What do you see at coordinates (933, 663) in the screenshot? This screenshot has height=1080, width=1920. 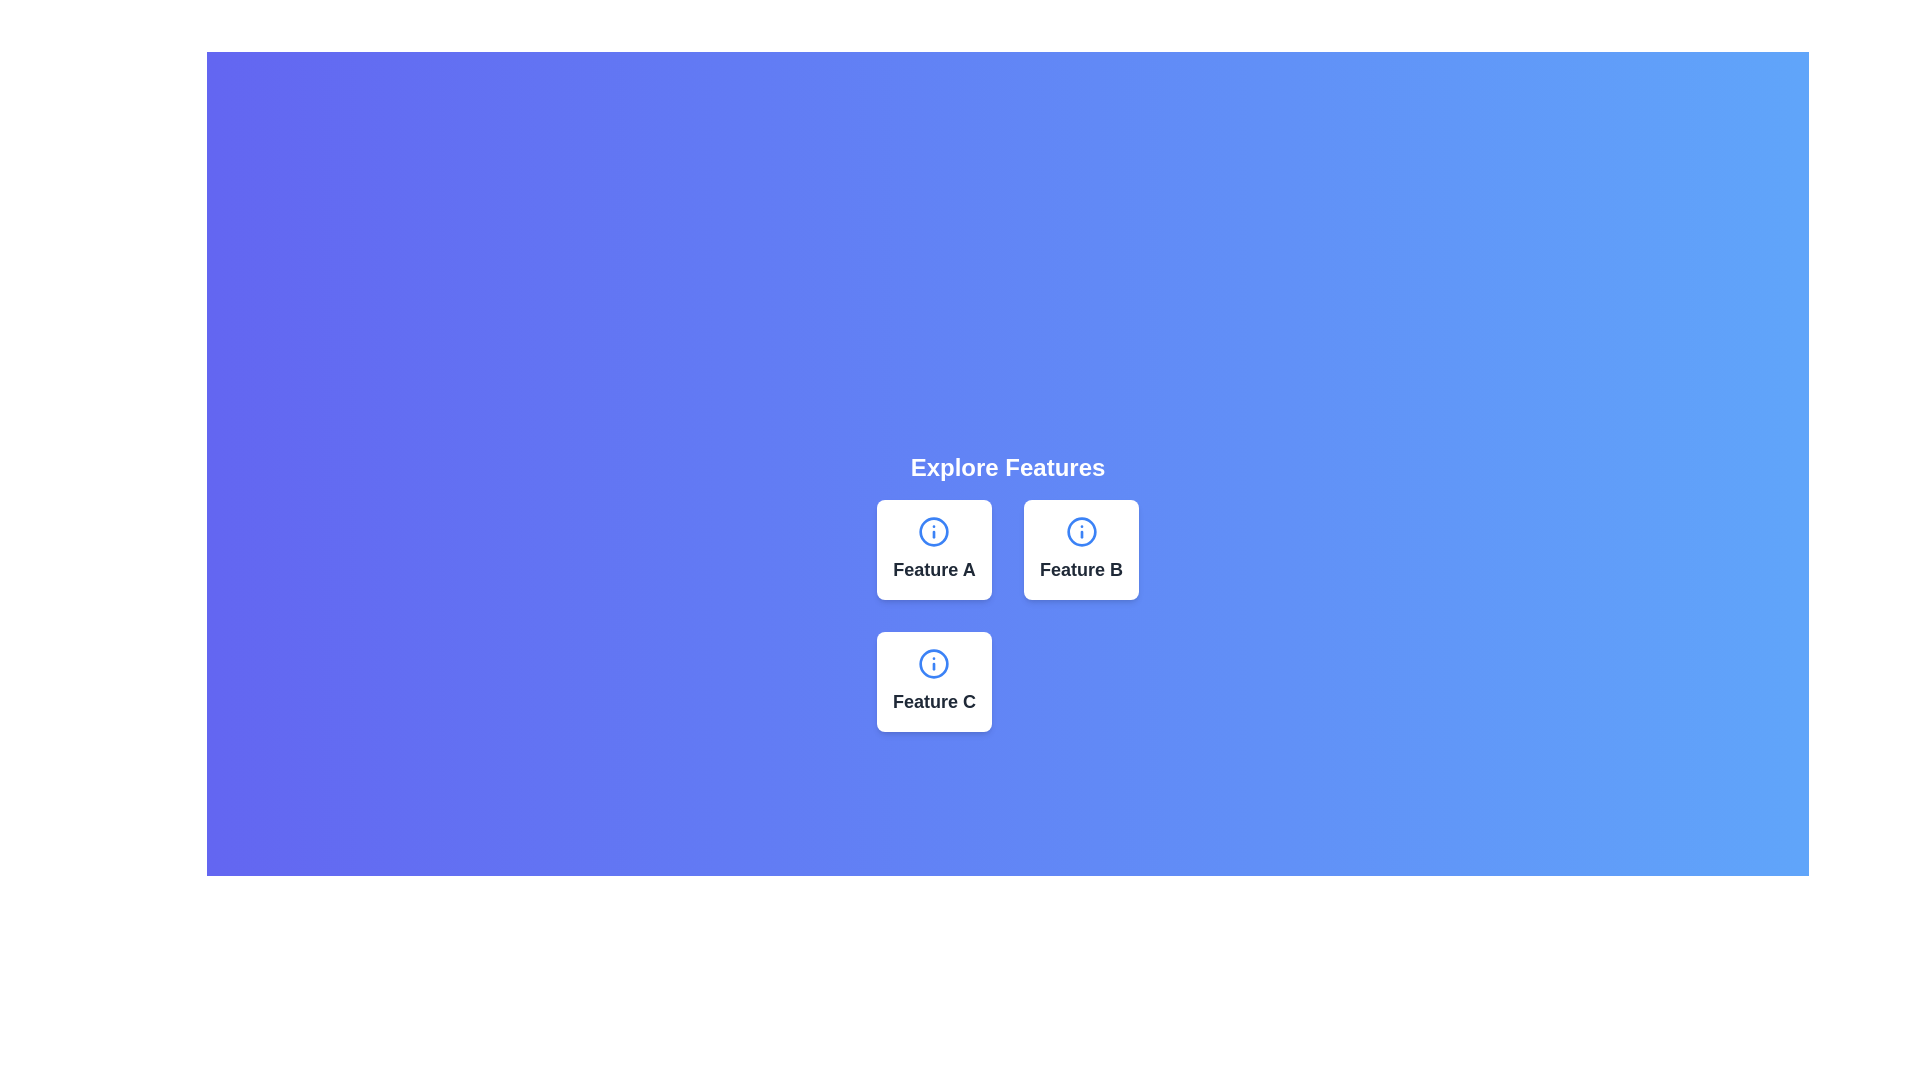 I see `the decorative SVG circle that is part of the information icon, located under the heading 'Explore Features' and adjacent to 'Feature C'` at bounding box center [933, 663].